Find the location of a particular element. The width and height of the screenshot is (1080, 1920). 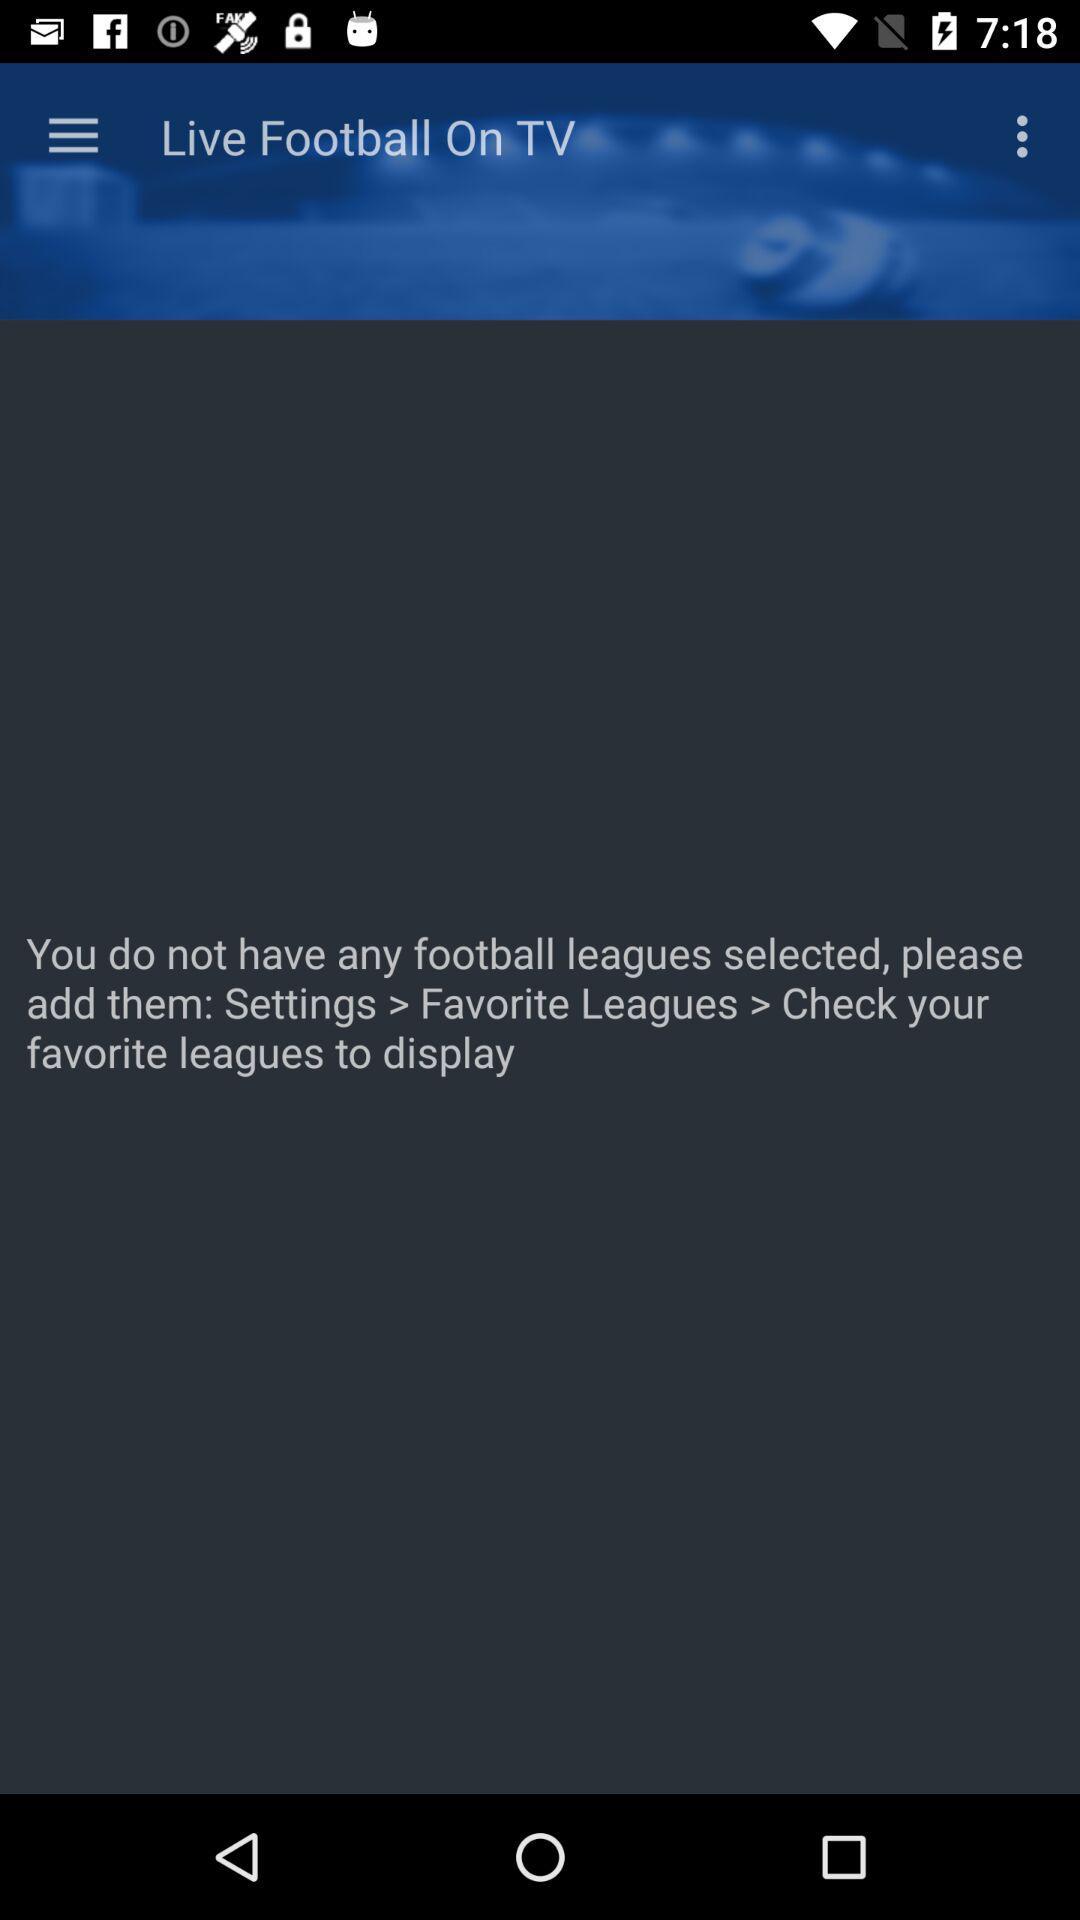

icon above you do not icon is located at coordinates (1027, 135).